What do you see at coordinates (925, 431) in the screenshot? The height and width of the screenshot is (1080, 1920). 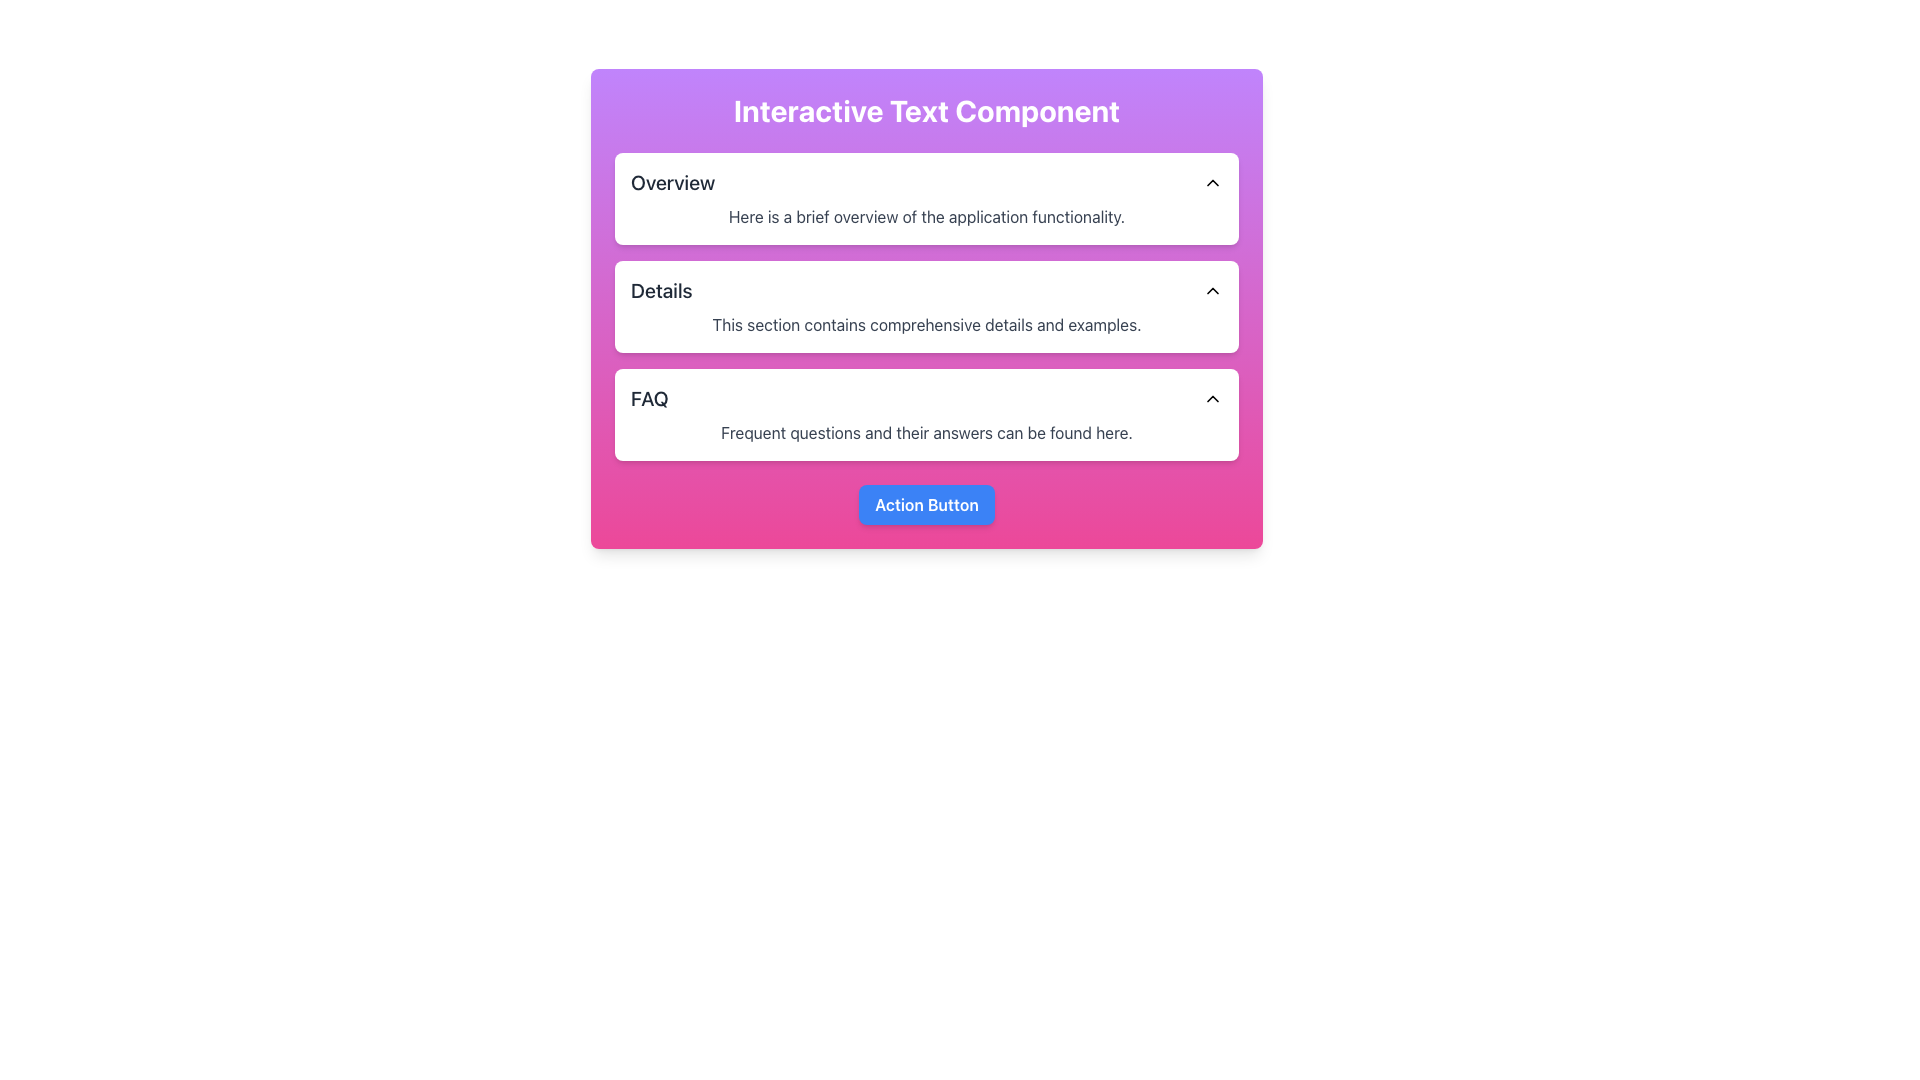 I see `the static text label located immediately below the 'FAQ' title in the FAQ section, providing additional information about its contents` at bounding box center [925, 431].